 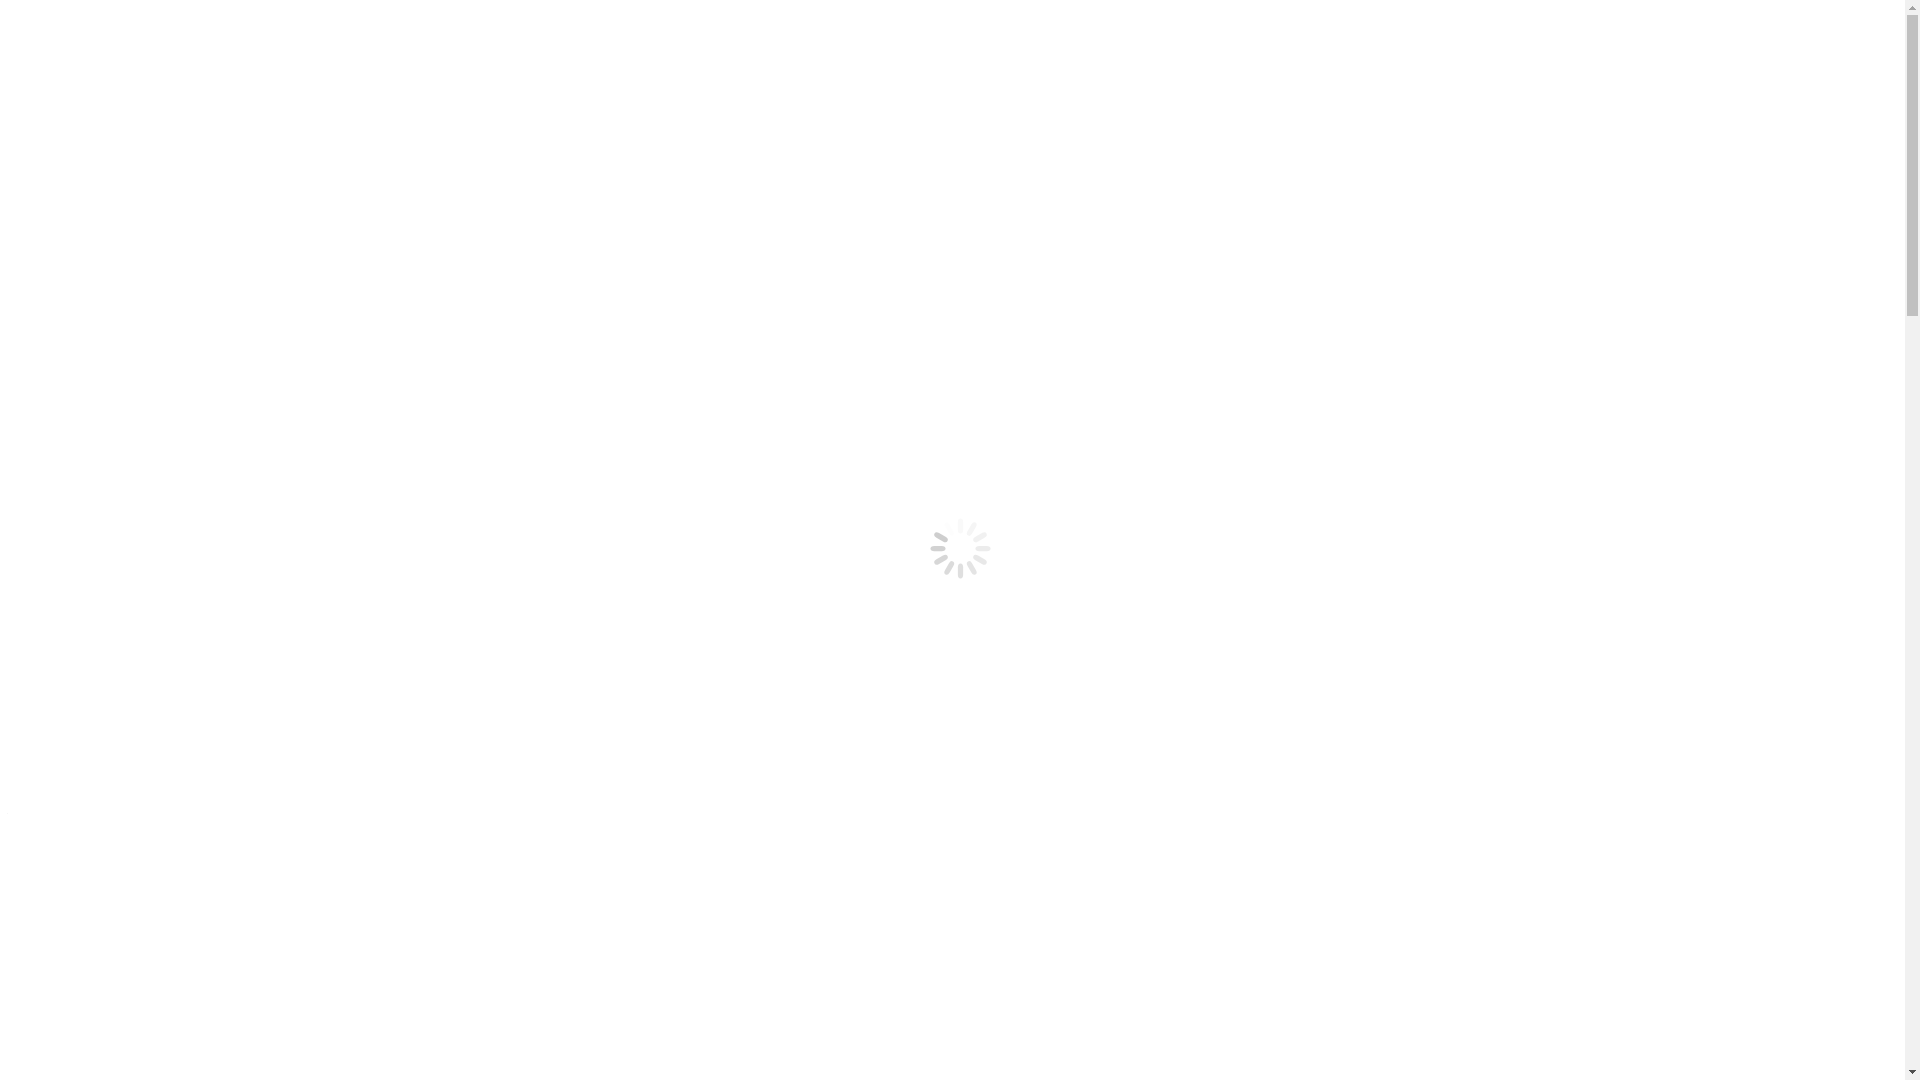 I want to click on 'Highway 285 Cameras in Colorado Weather', so click(x=189, y=218).